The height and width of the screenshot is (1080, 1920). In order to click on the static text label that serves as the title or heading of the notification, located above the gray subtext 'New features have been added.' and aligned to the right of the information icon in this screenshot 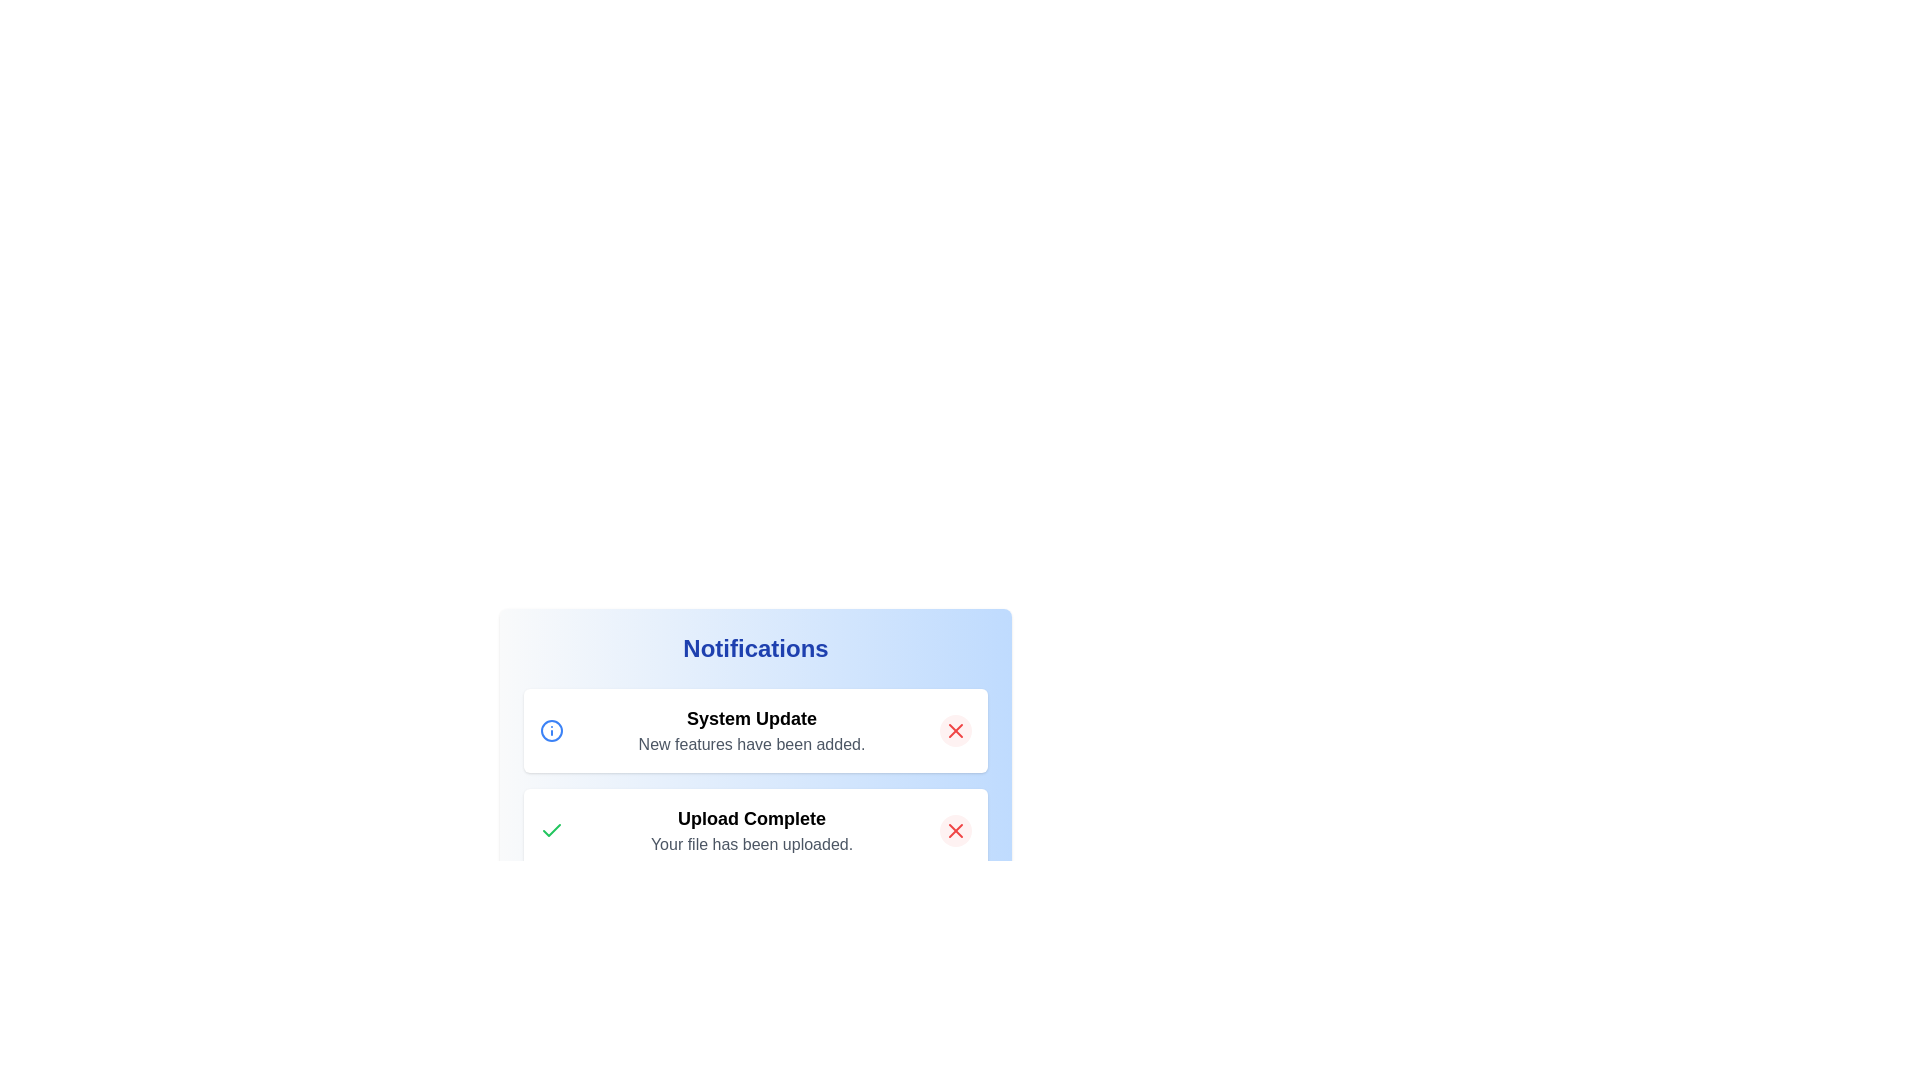, I will do `click(751, 717)`.